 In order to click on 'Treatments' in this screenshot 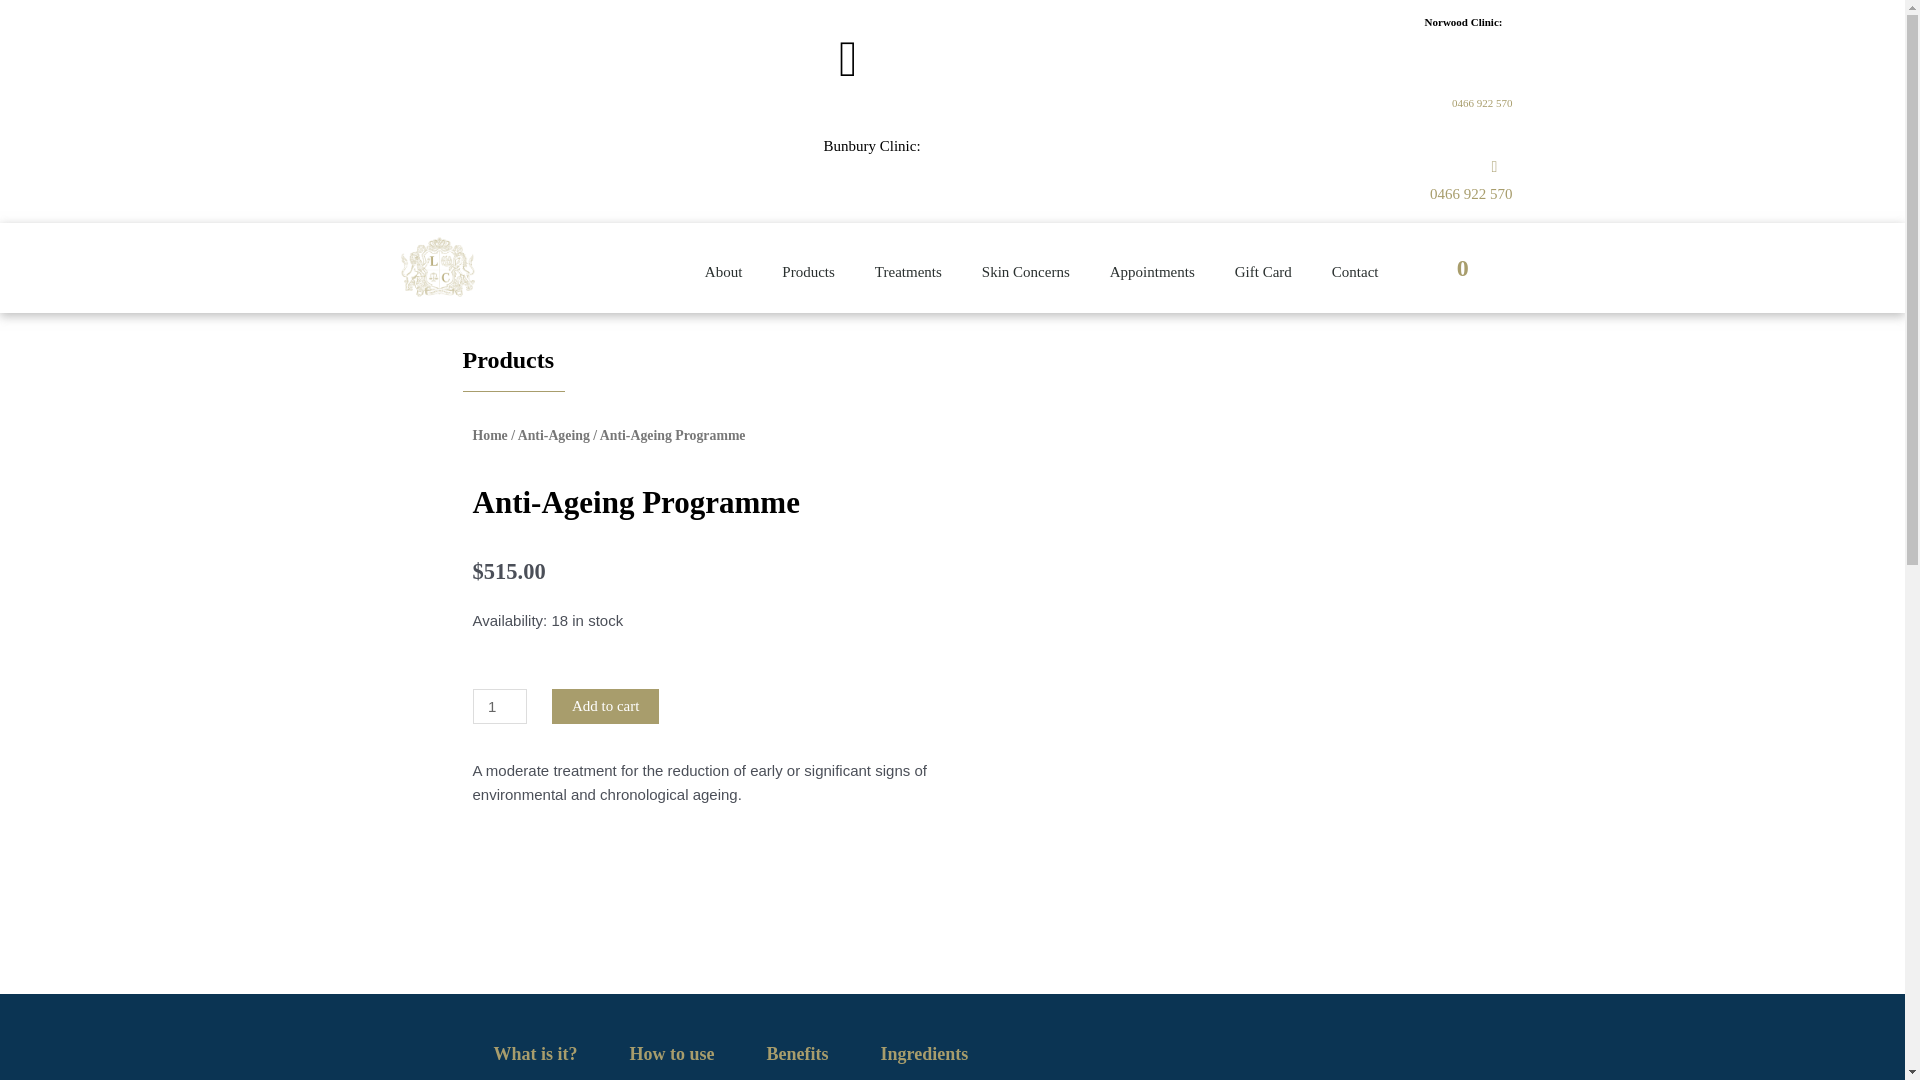, I will do `click(854, 272)`.